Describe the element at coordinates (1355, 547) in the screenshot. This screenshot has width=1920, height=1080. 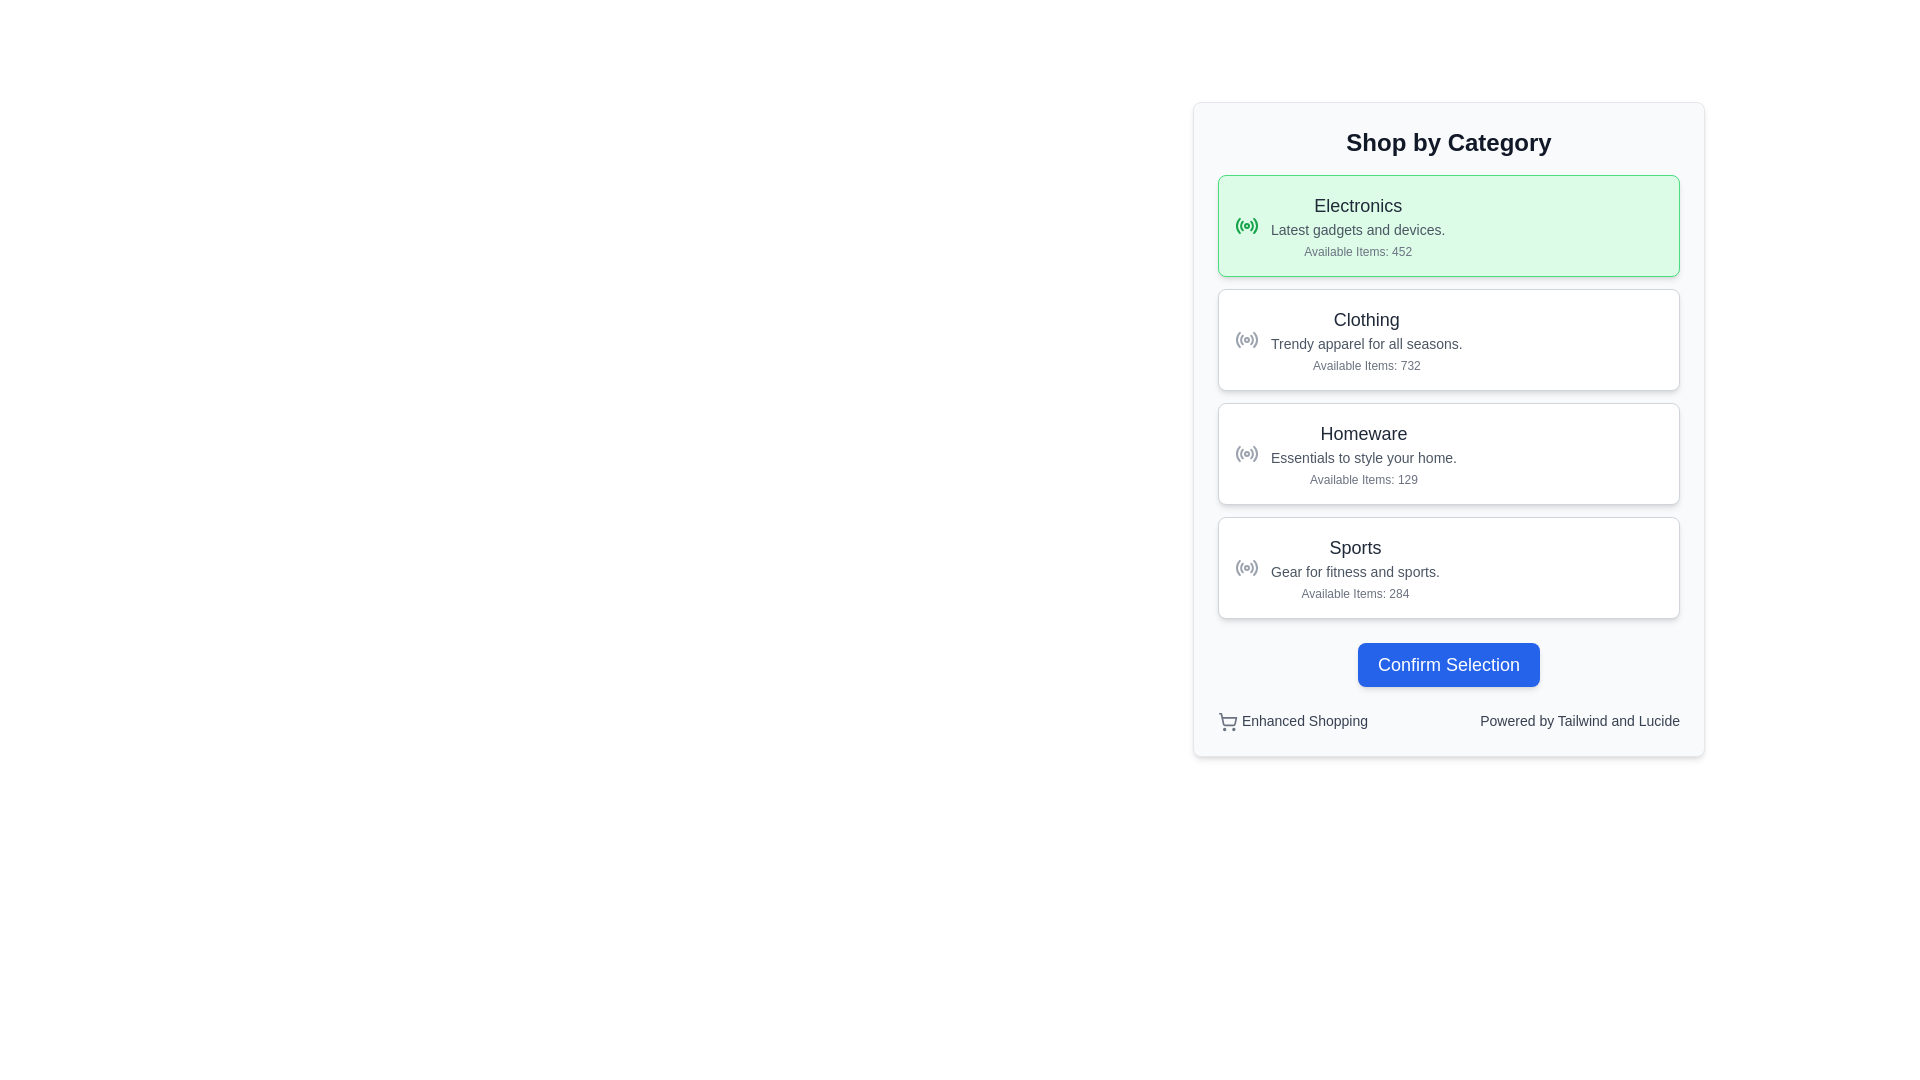
I see `the 'Sports' text label, which is a medium-sized, bold label located at the top of the fourth category block in 'Shop by Category'` at that location.